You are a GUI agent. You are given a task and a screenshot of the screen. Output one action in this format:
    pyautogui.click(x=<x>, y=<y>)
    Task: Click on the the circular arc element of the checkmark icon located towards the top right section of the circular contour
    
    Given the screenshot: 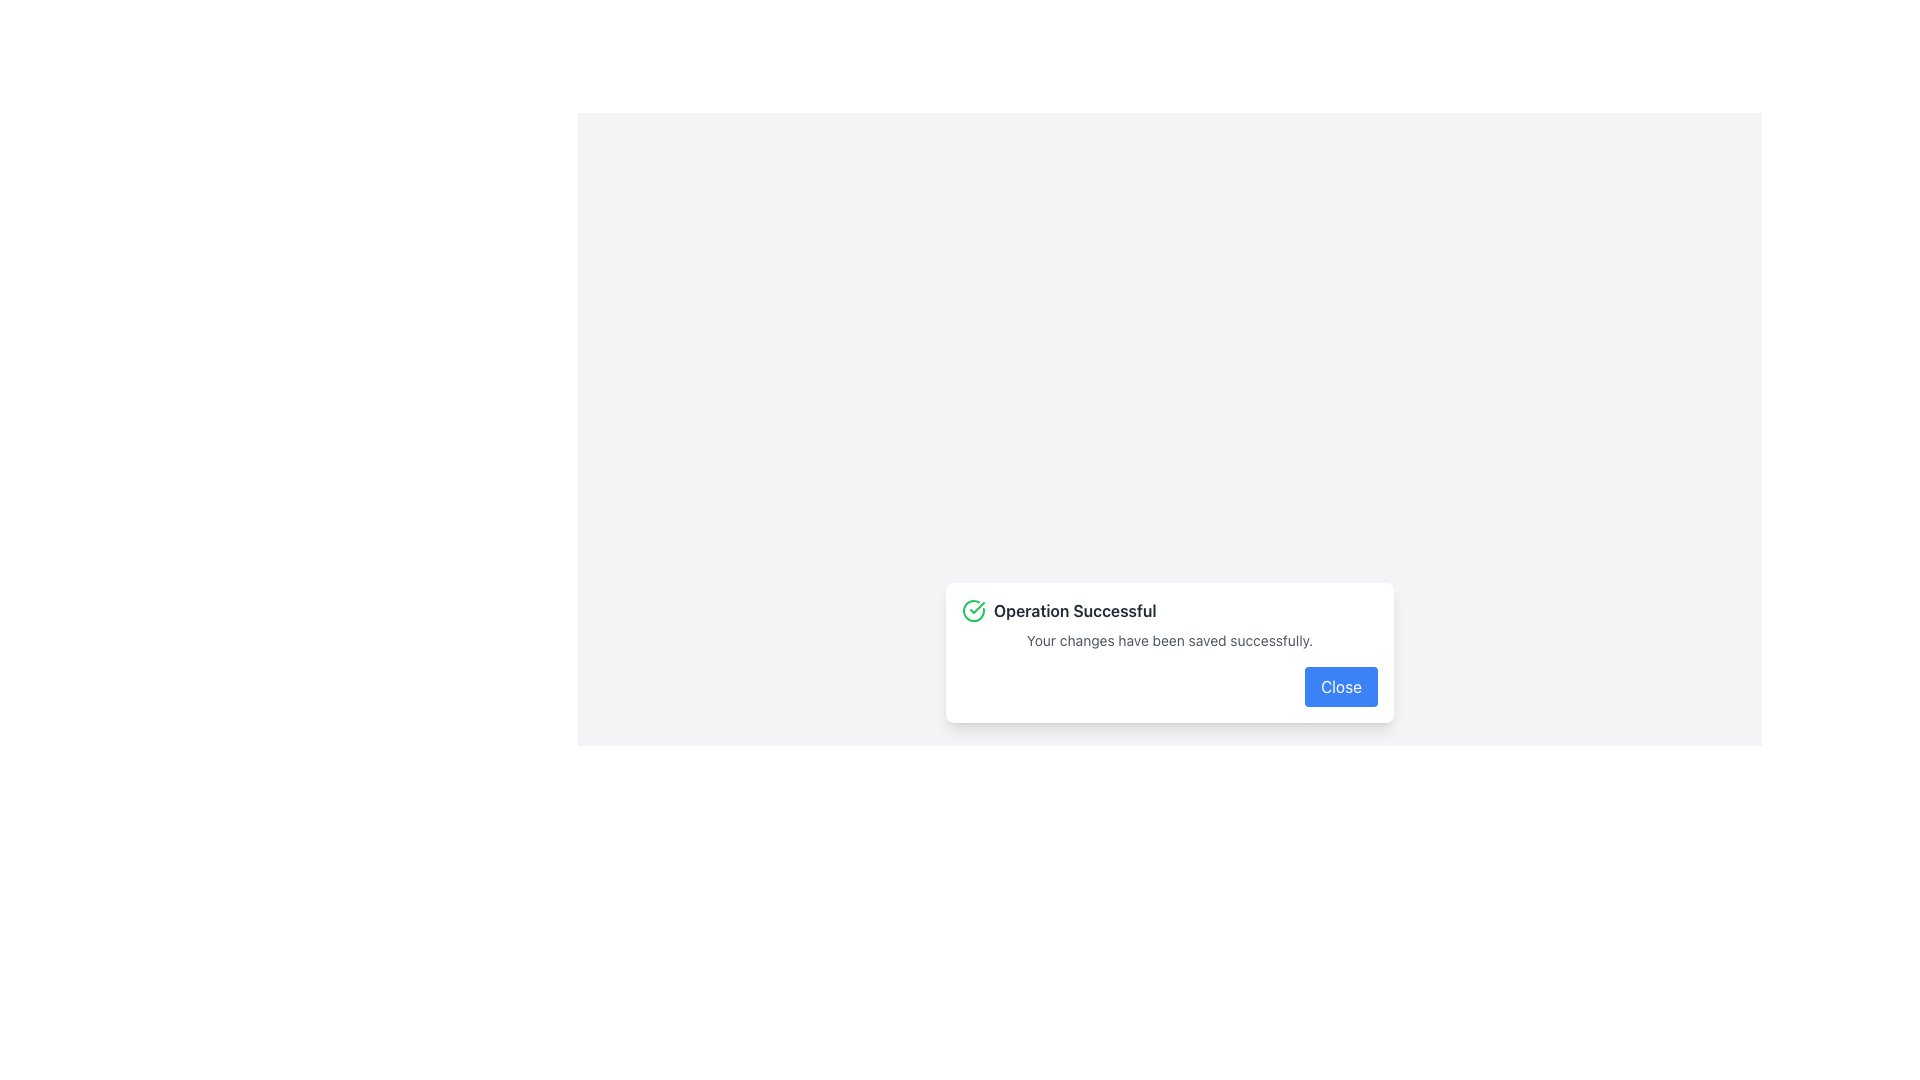 What is the action you would take?
    pyautogui.click(x=974, y=609)
    